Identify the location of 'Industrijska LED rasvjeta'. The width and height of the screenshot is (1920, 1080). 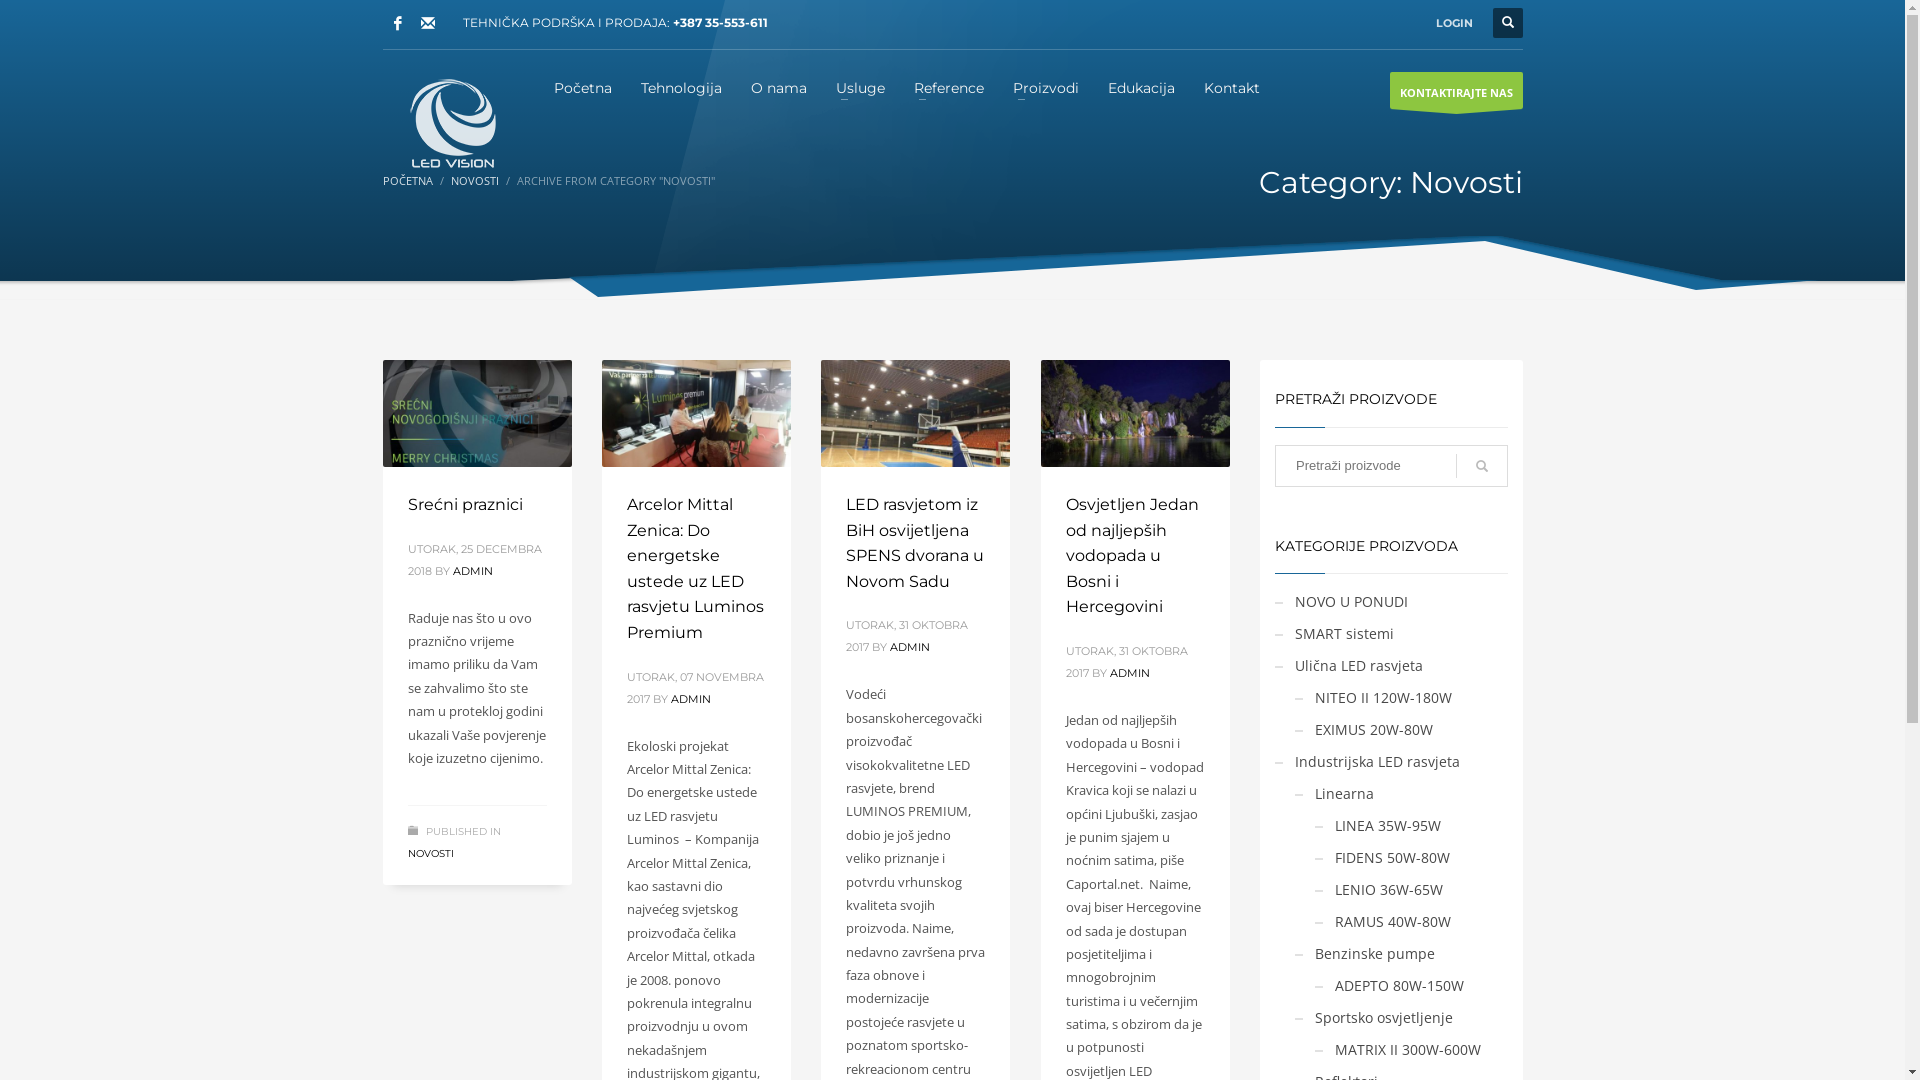
(1366, 761).